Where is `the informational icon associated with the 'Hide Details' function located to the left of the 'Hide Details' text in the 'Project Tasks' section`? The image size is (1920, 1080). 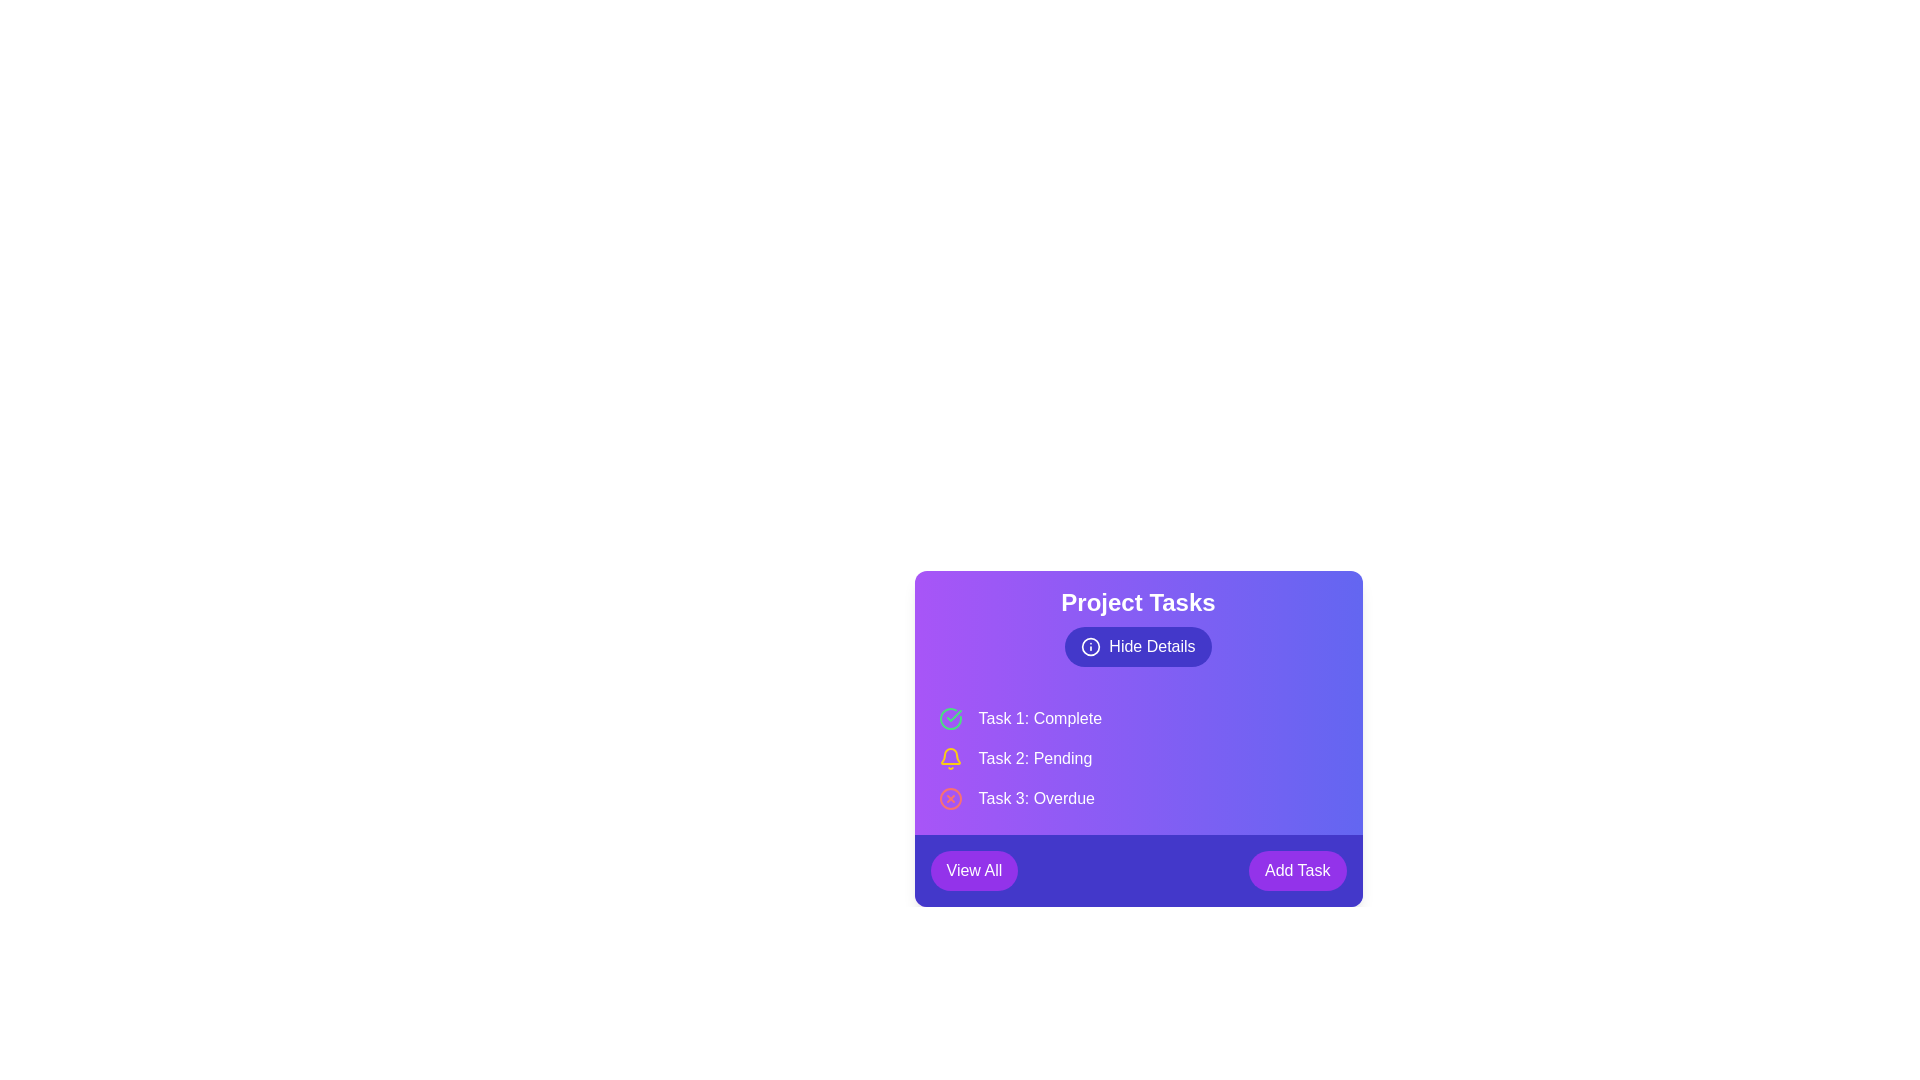 the informational icon associated with the 'Hide Details' function located to the left of the 'Hide Details' text in the 'Project Tasks' section is located at coordinates (1090, 647).